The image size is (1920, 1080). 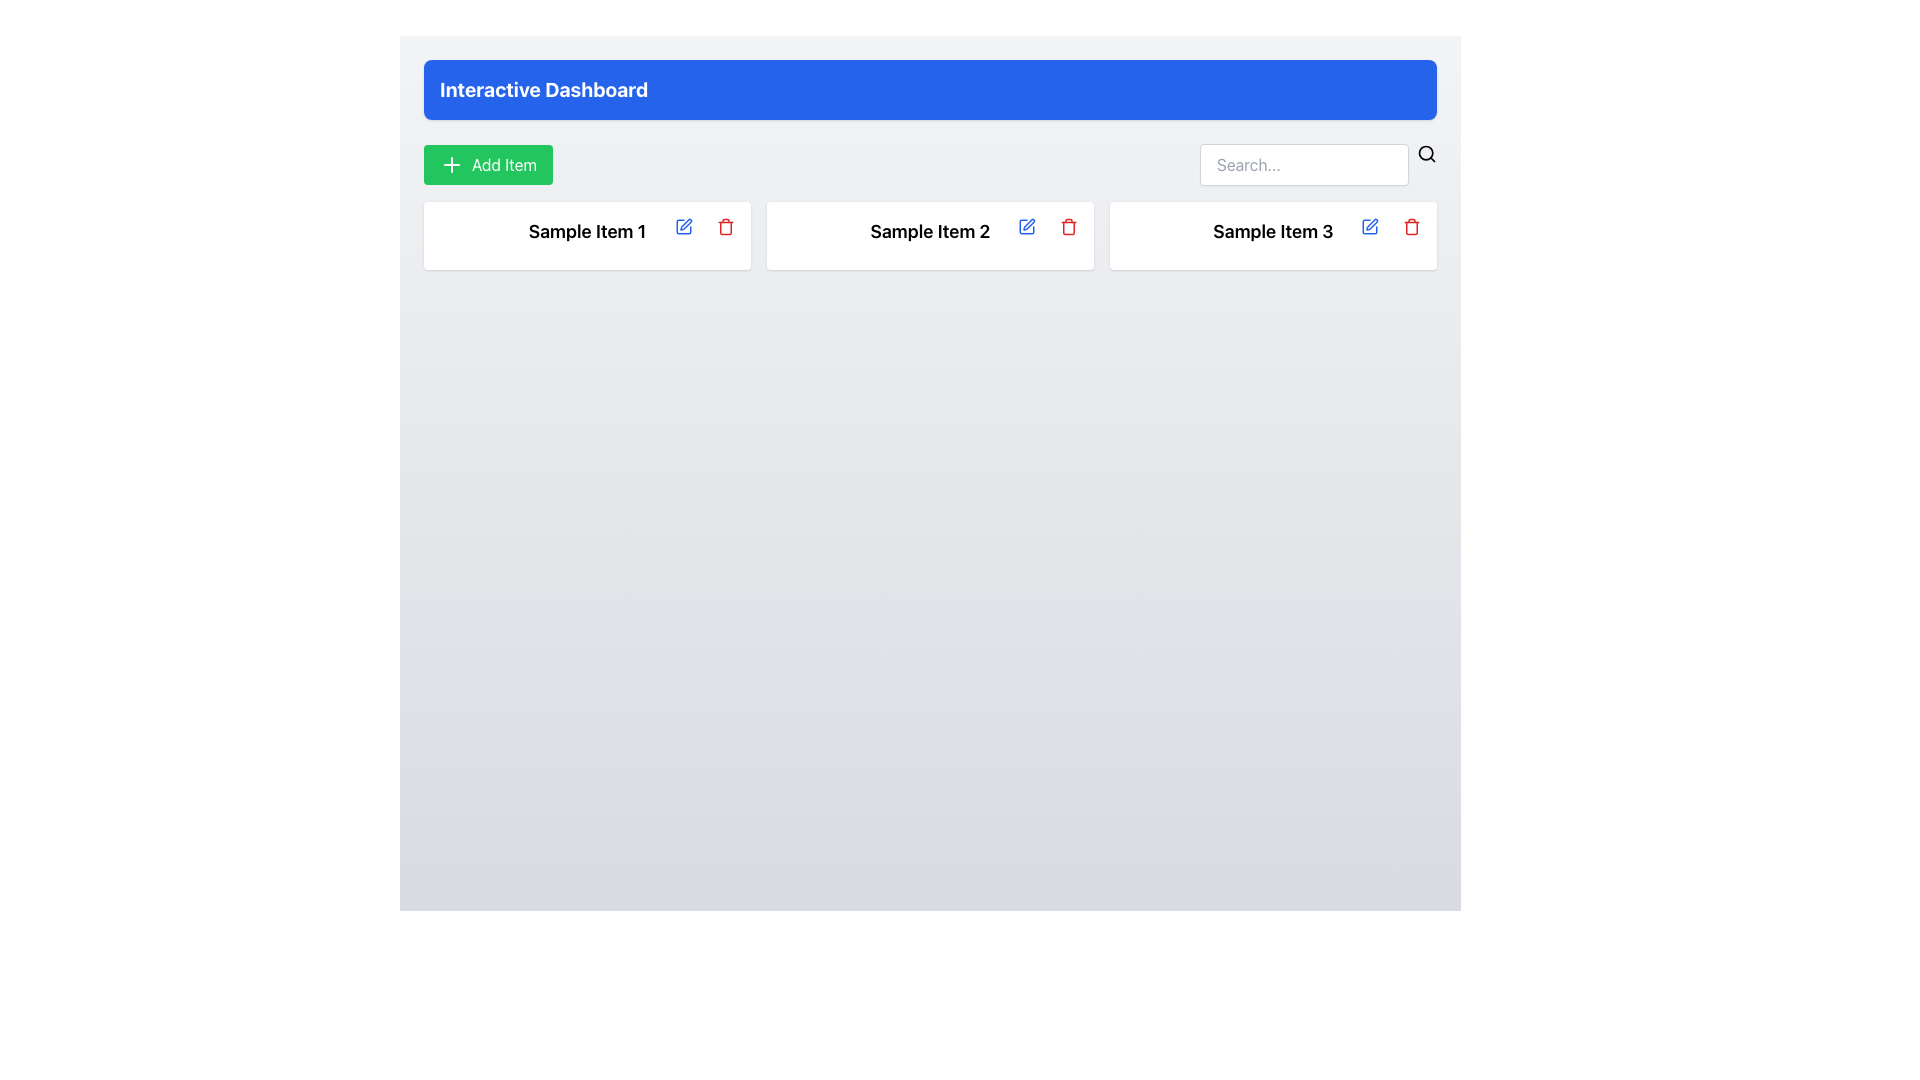 I want to click on the trash can icon button located to the immediate right of the pencil icon in the controls for 'Sample Item 3', so click(x=1410, y=226).